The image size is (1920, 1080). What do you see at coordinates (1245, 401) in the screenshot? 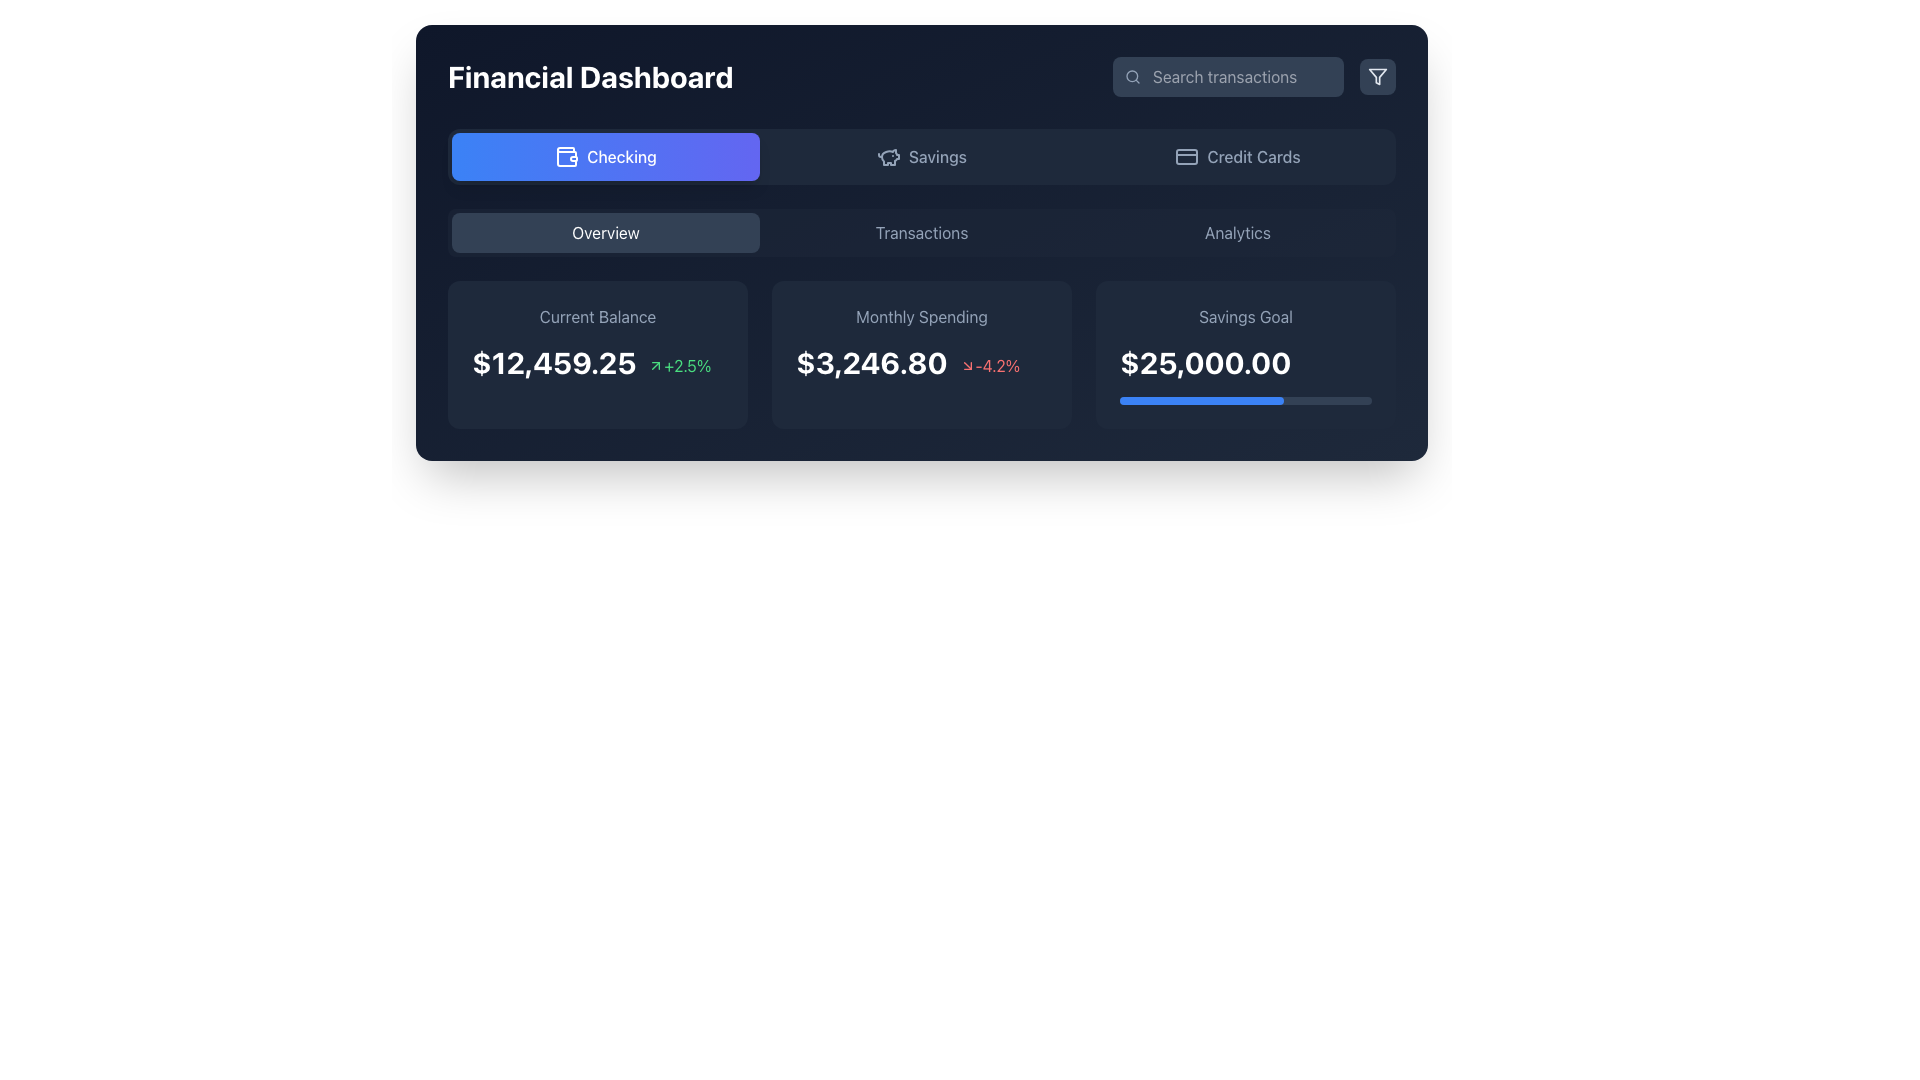
I see `the progress bar located in the 'Savings Goal' section, positioned below the numeric value '$25,000.00'` at bounding box center [1245, 401].